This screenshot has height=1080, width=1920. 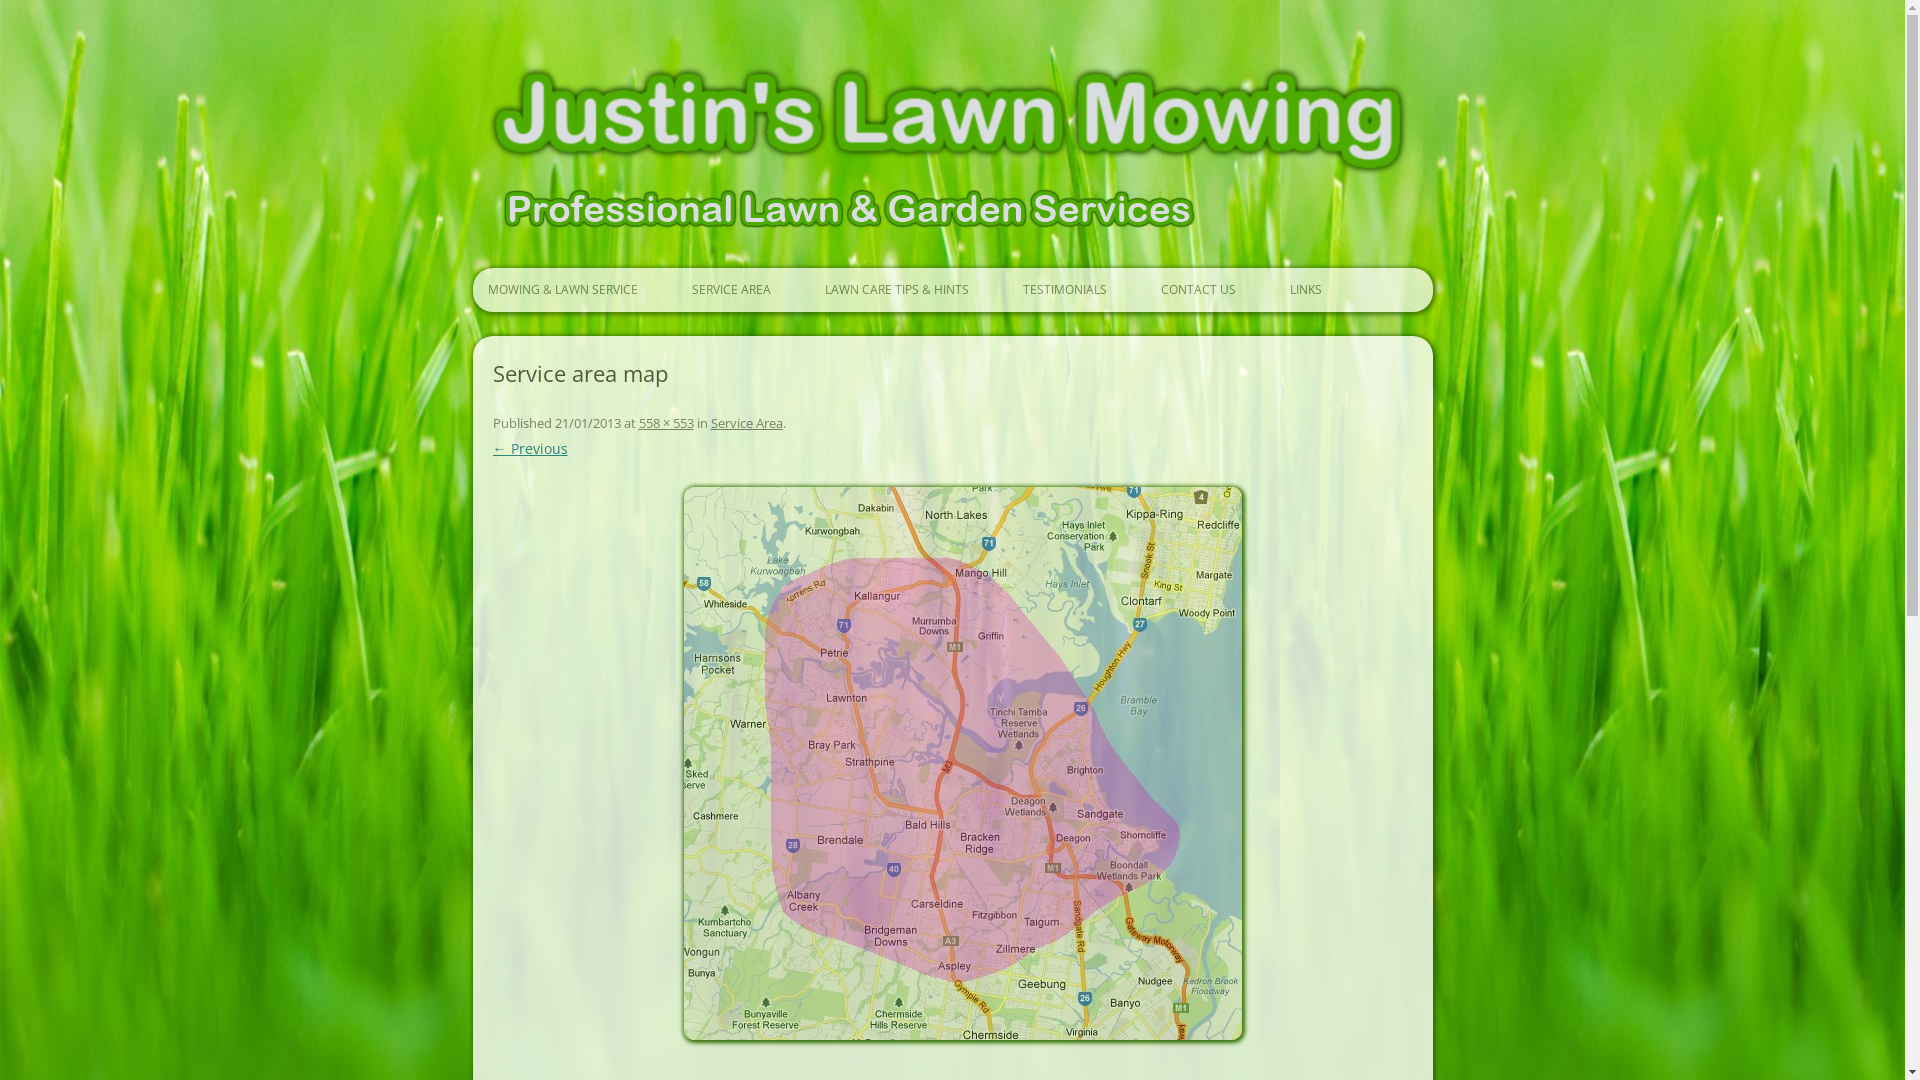 I want to click on 'LAWN CARE TIPS & HINTS', so click(x=893, y=289).